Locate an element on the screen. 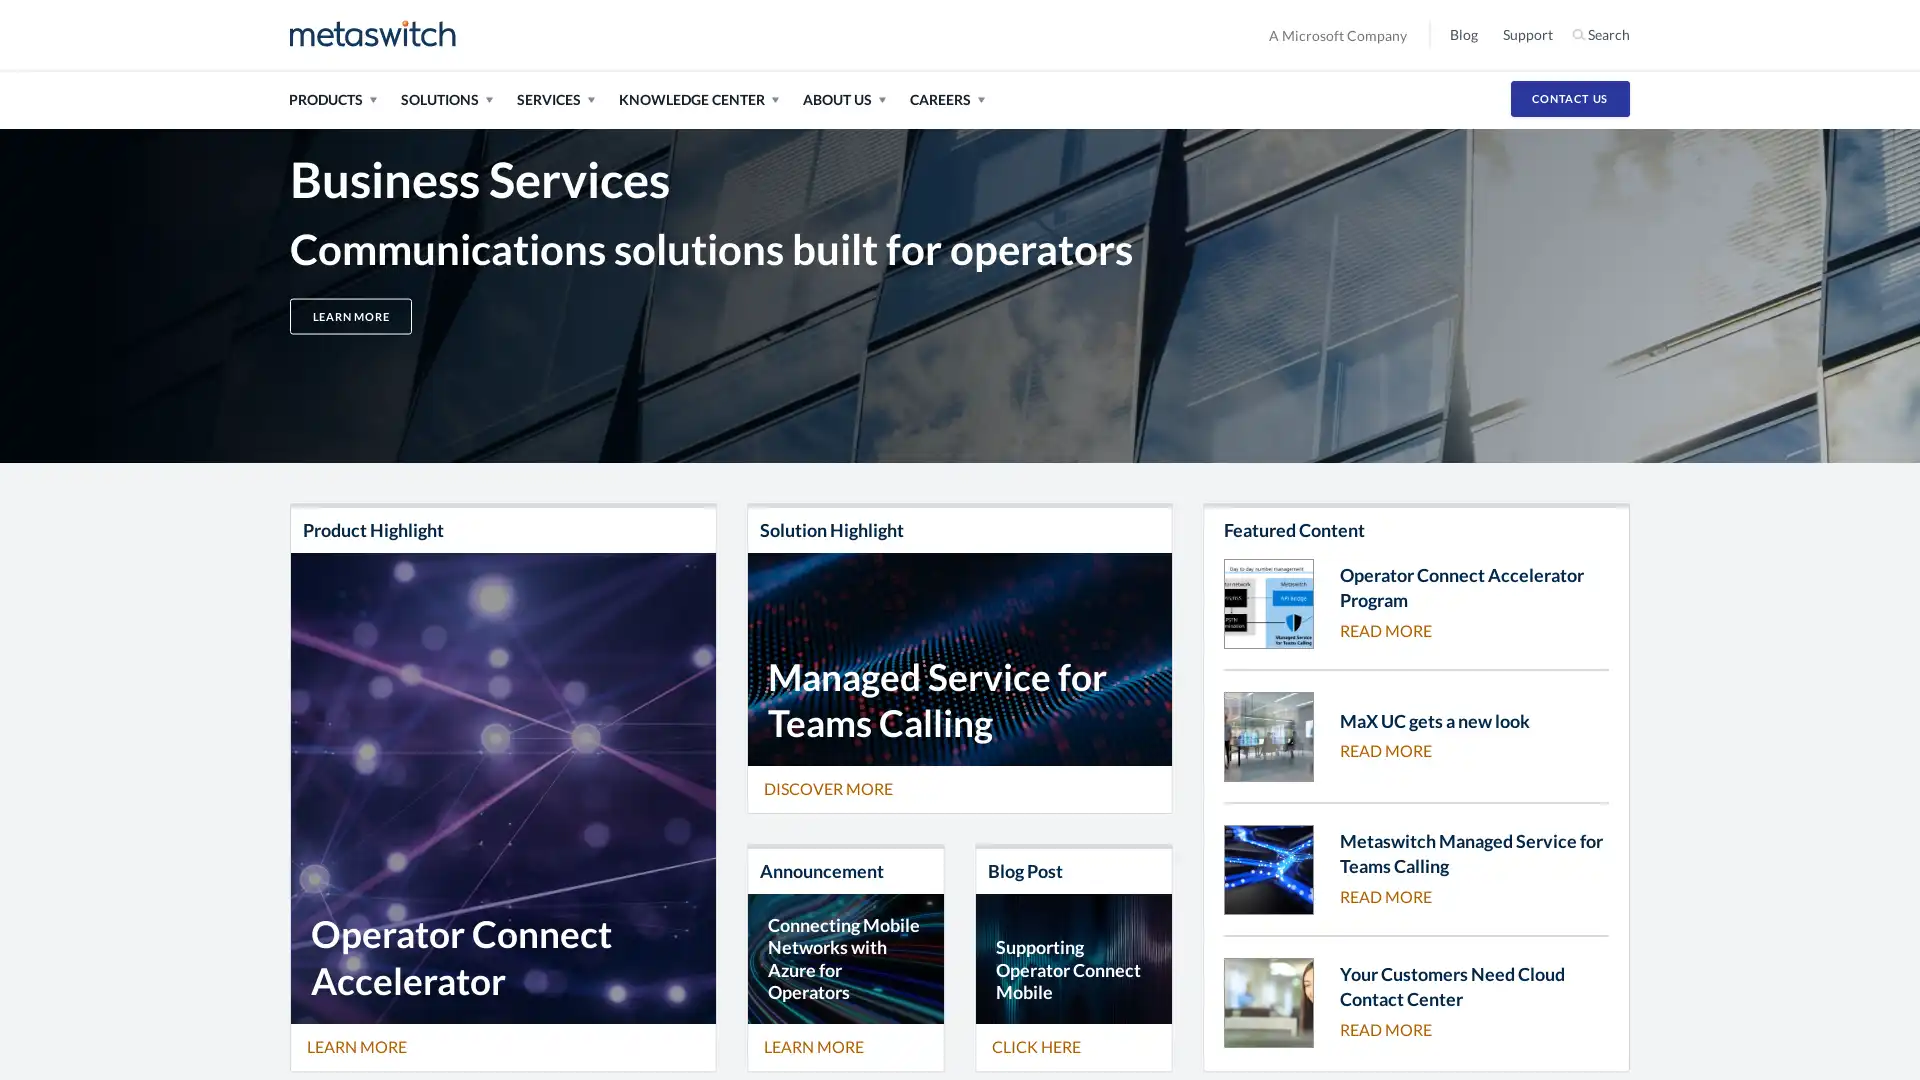 The width and height of the screenshot is (1920, 1080). Submit Search is located at coordinates (1645, 34).